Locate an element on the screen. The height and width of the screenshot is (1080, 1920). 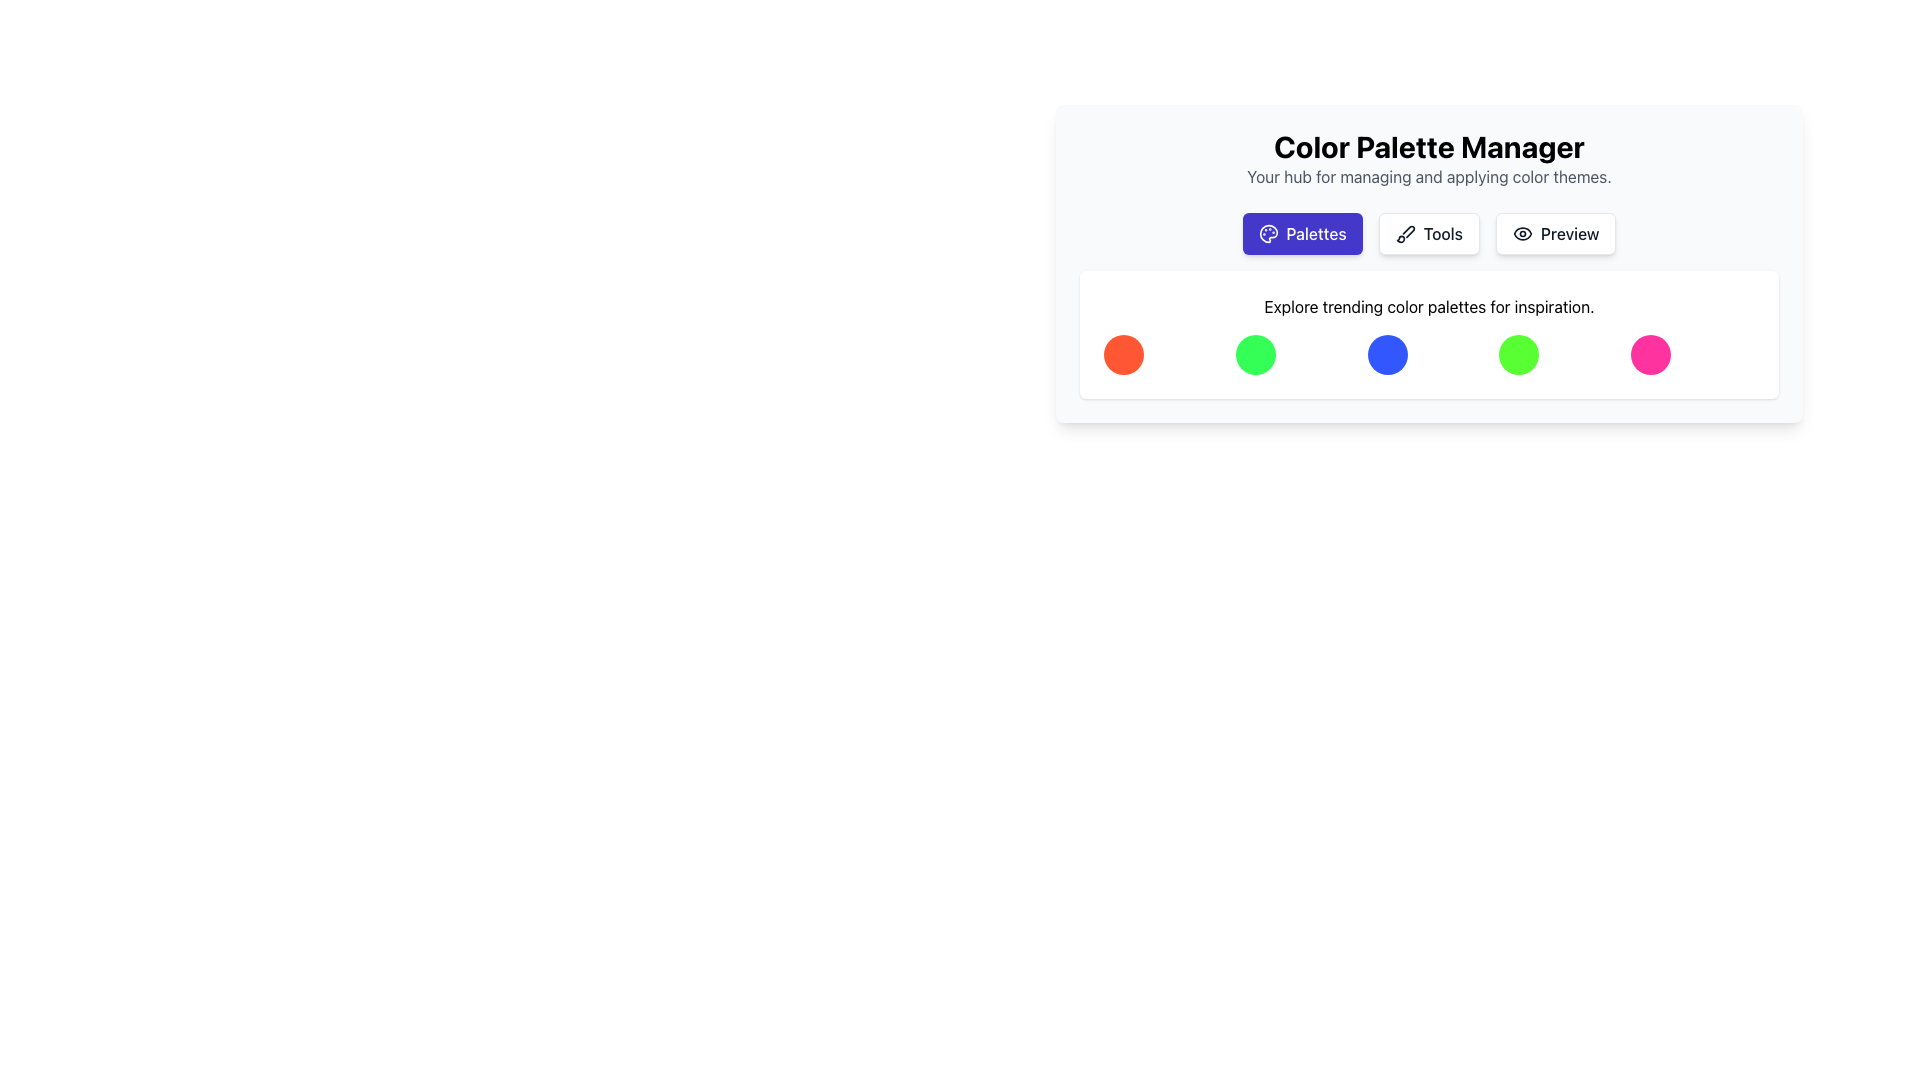
the vibrant green circle-shaped color marker, which is the second item in a line of five circles is located at coordinates (1254, 353).